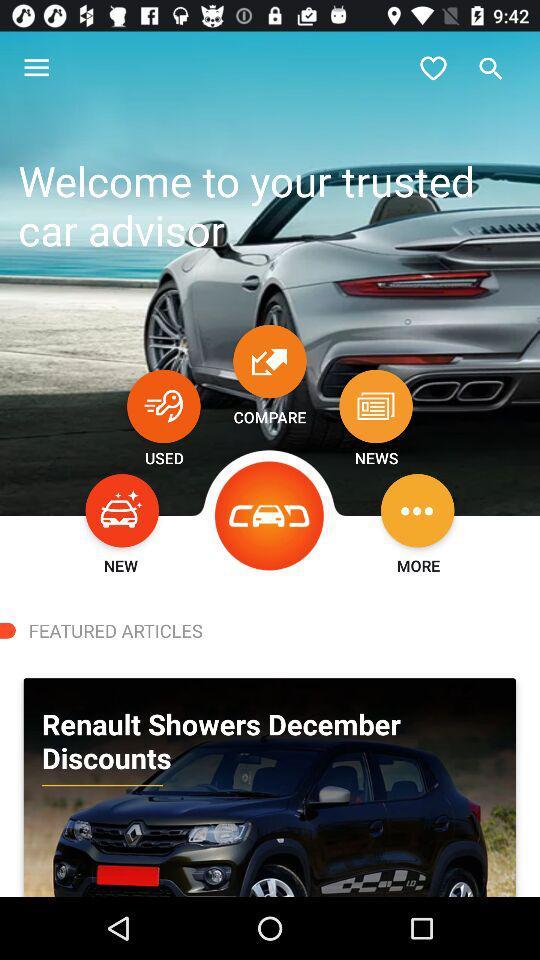  I want to click on news, so click(376, 405).